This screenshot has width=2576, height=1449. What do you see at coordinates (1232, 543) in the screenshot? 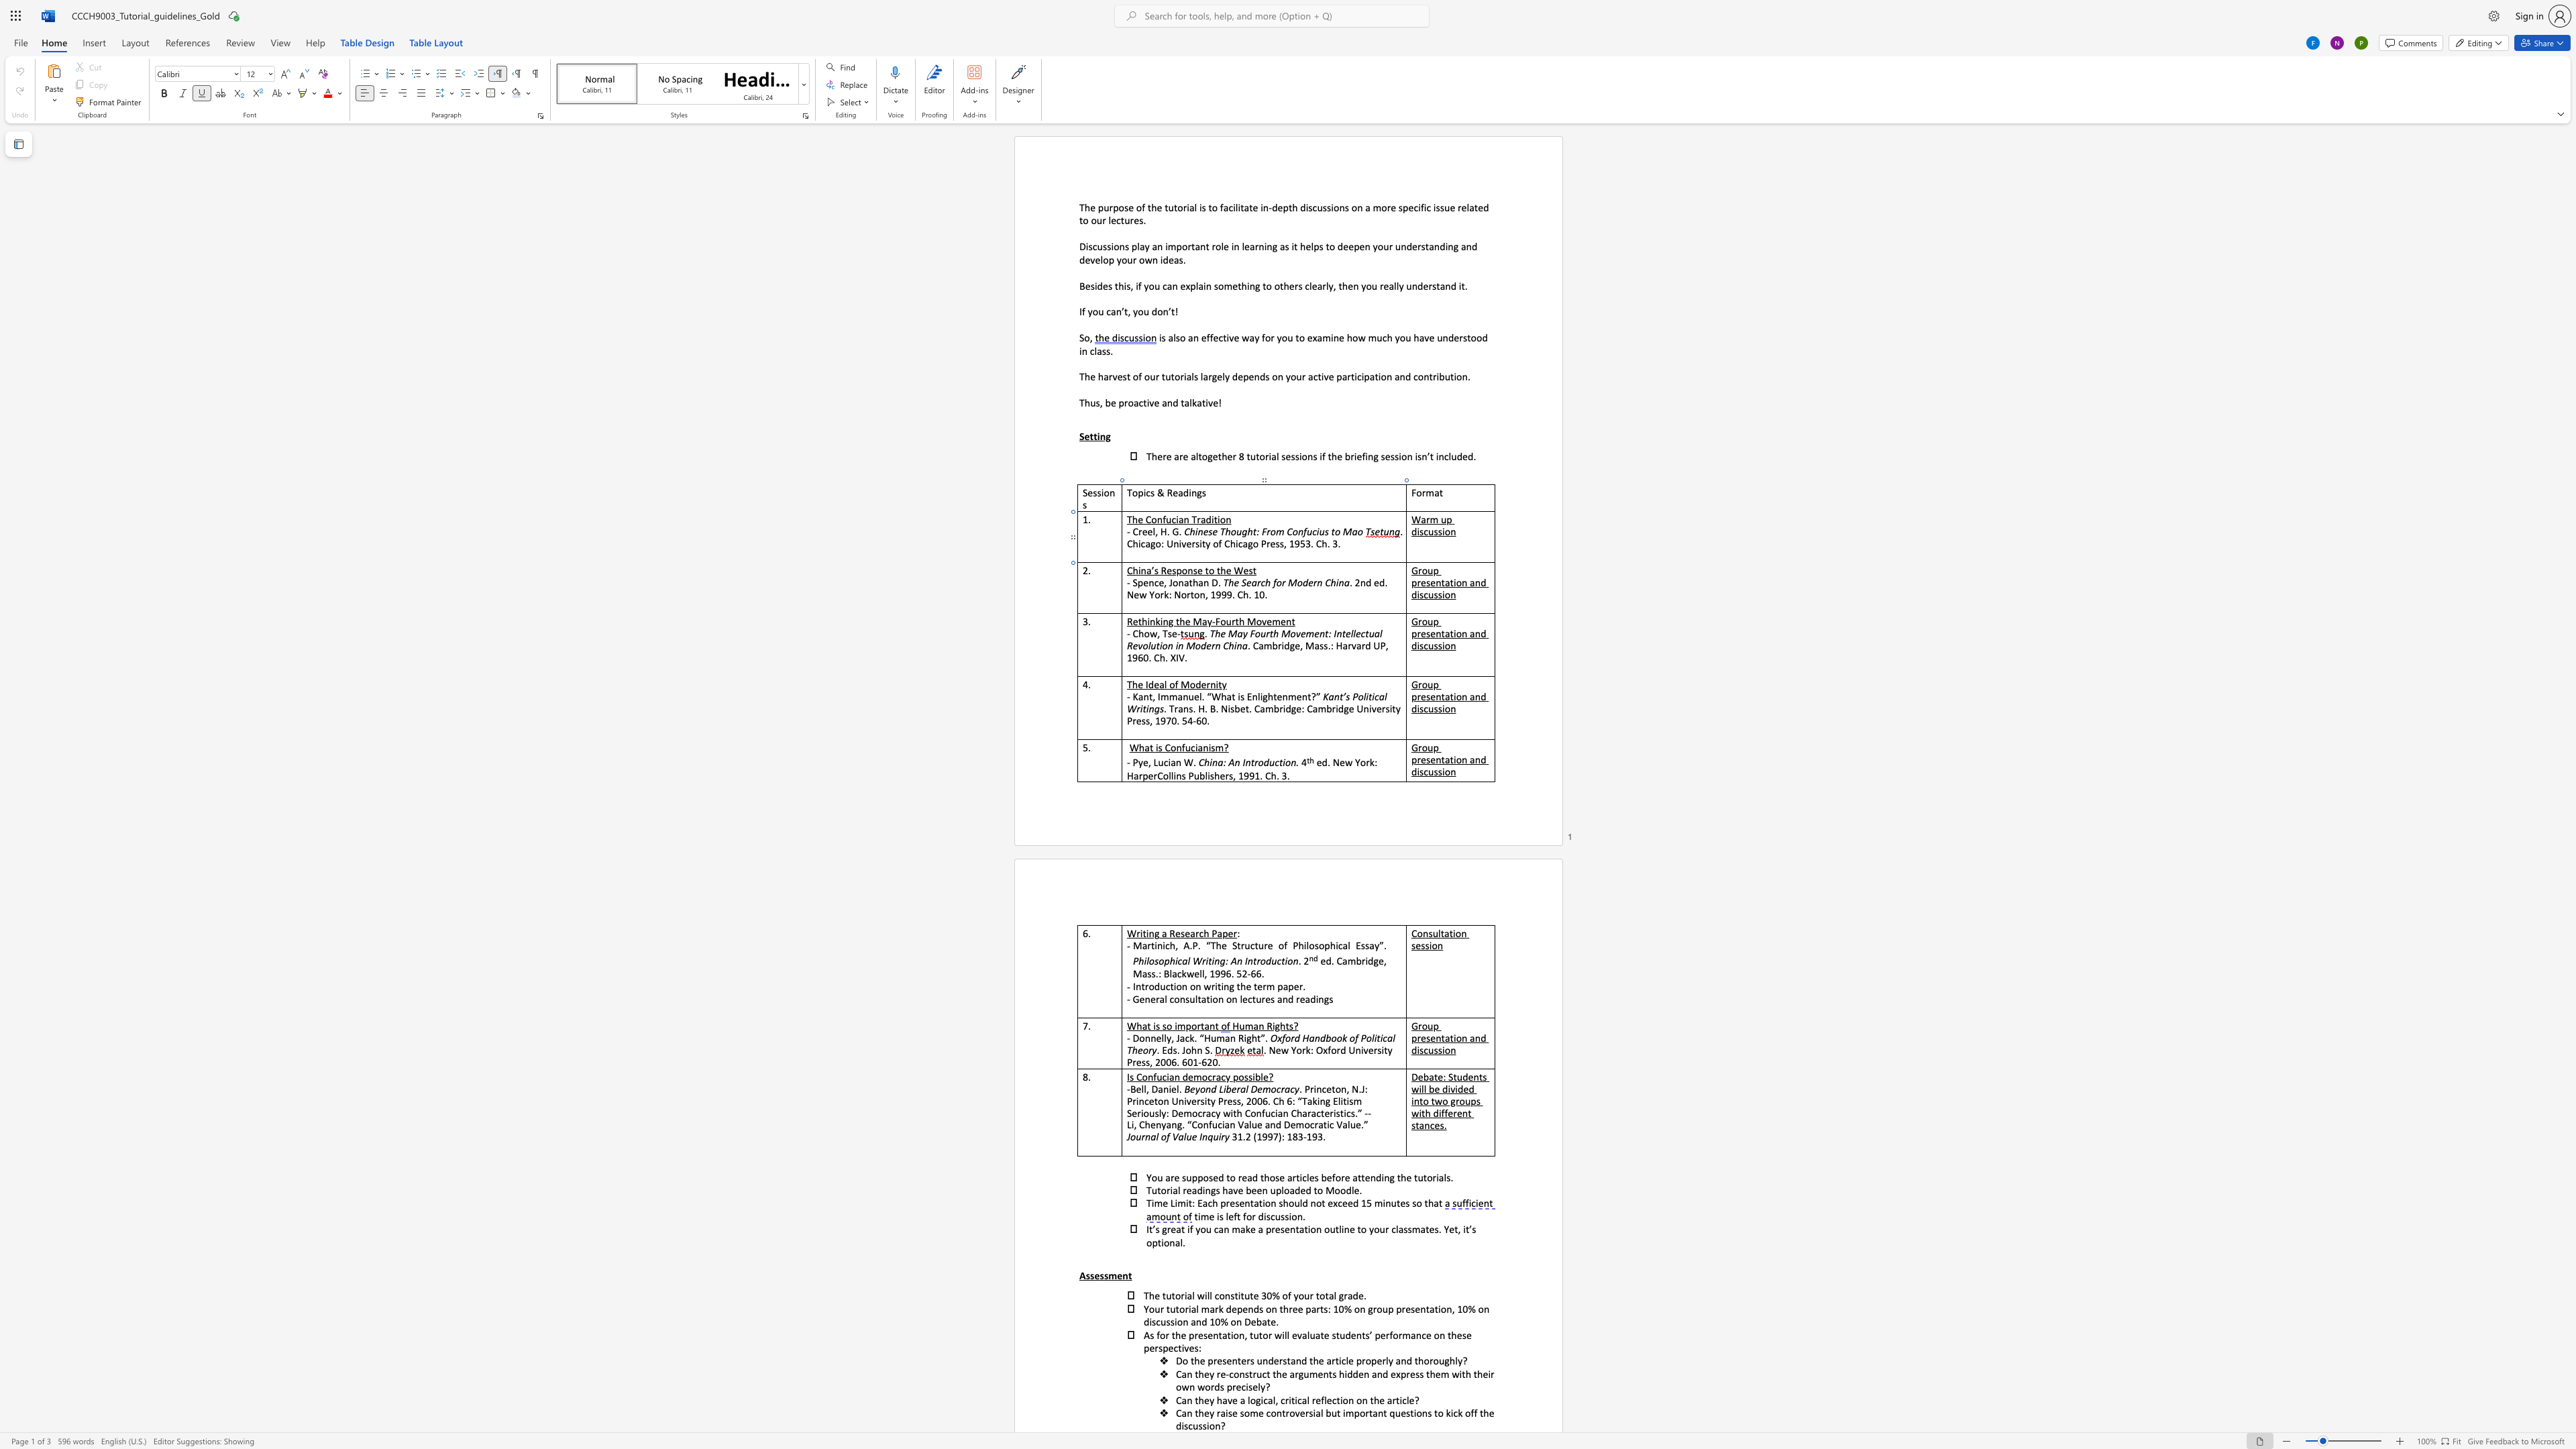
I see `the 2th character "h" in the text` at bounding box center [1232, 543].